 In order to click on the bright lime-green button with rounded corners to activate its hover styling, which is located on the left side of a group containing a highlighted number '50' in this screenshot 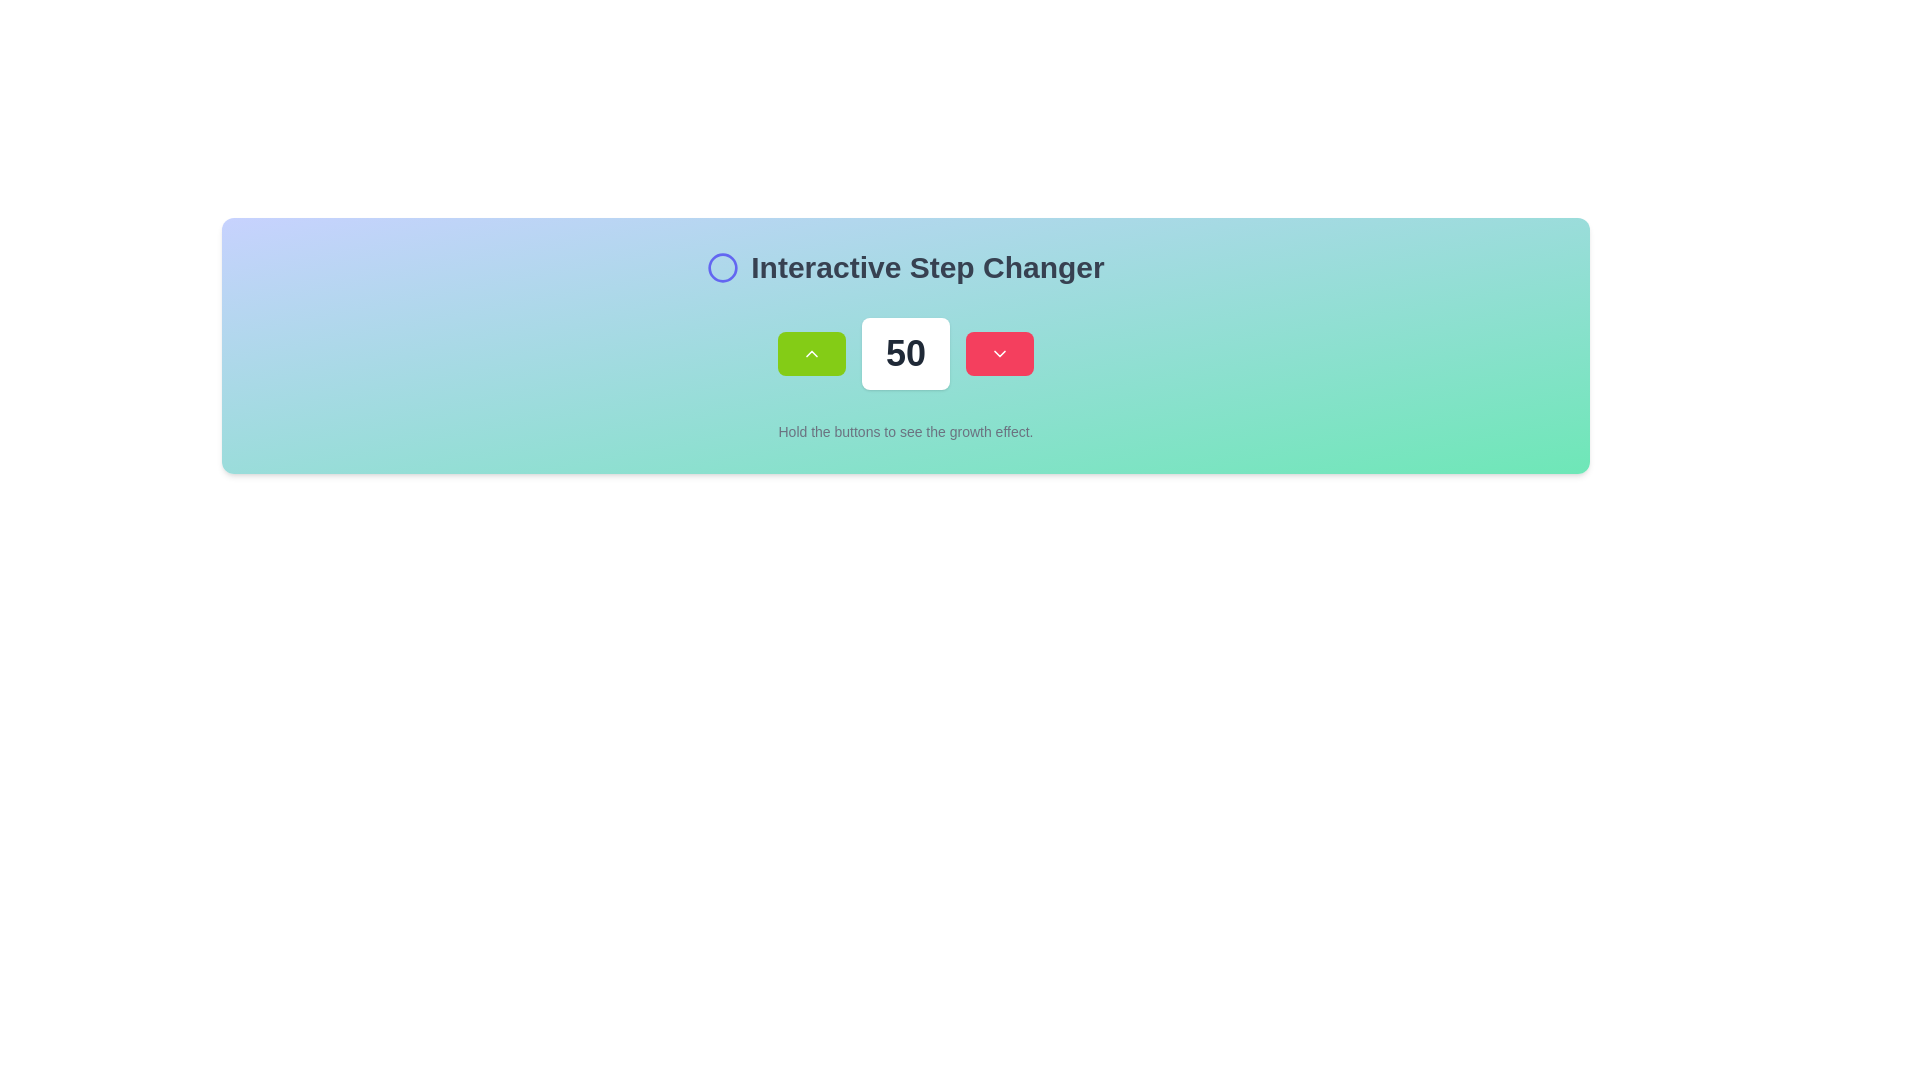, I will do `click(811, 353)`.